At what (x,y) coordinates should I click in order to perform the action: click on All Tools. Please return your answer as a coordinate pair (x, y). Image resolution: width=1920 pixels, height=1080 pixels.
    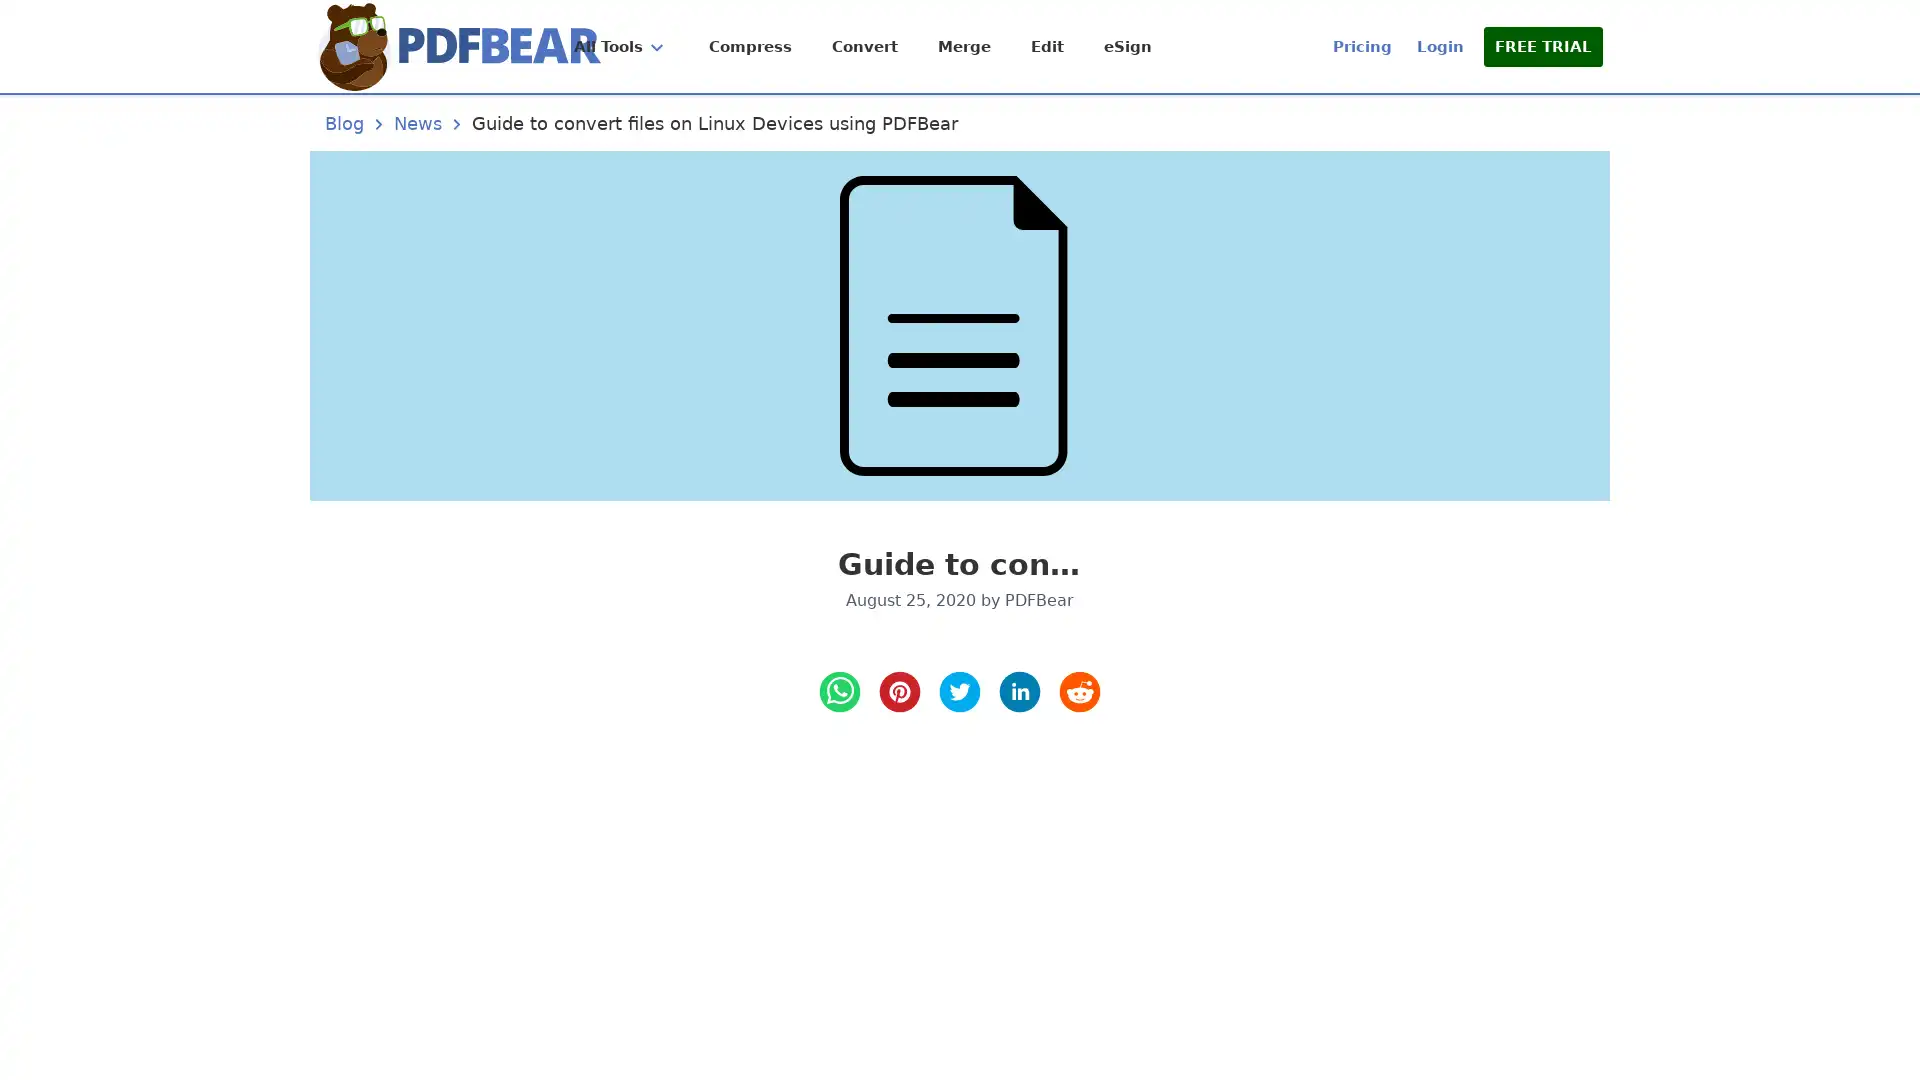
    Looking at the image, I should click on (616, 45).